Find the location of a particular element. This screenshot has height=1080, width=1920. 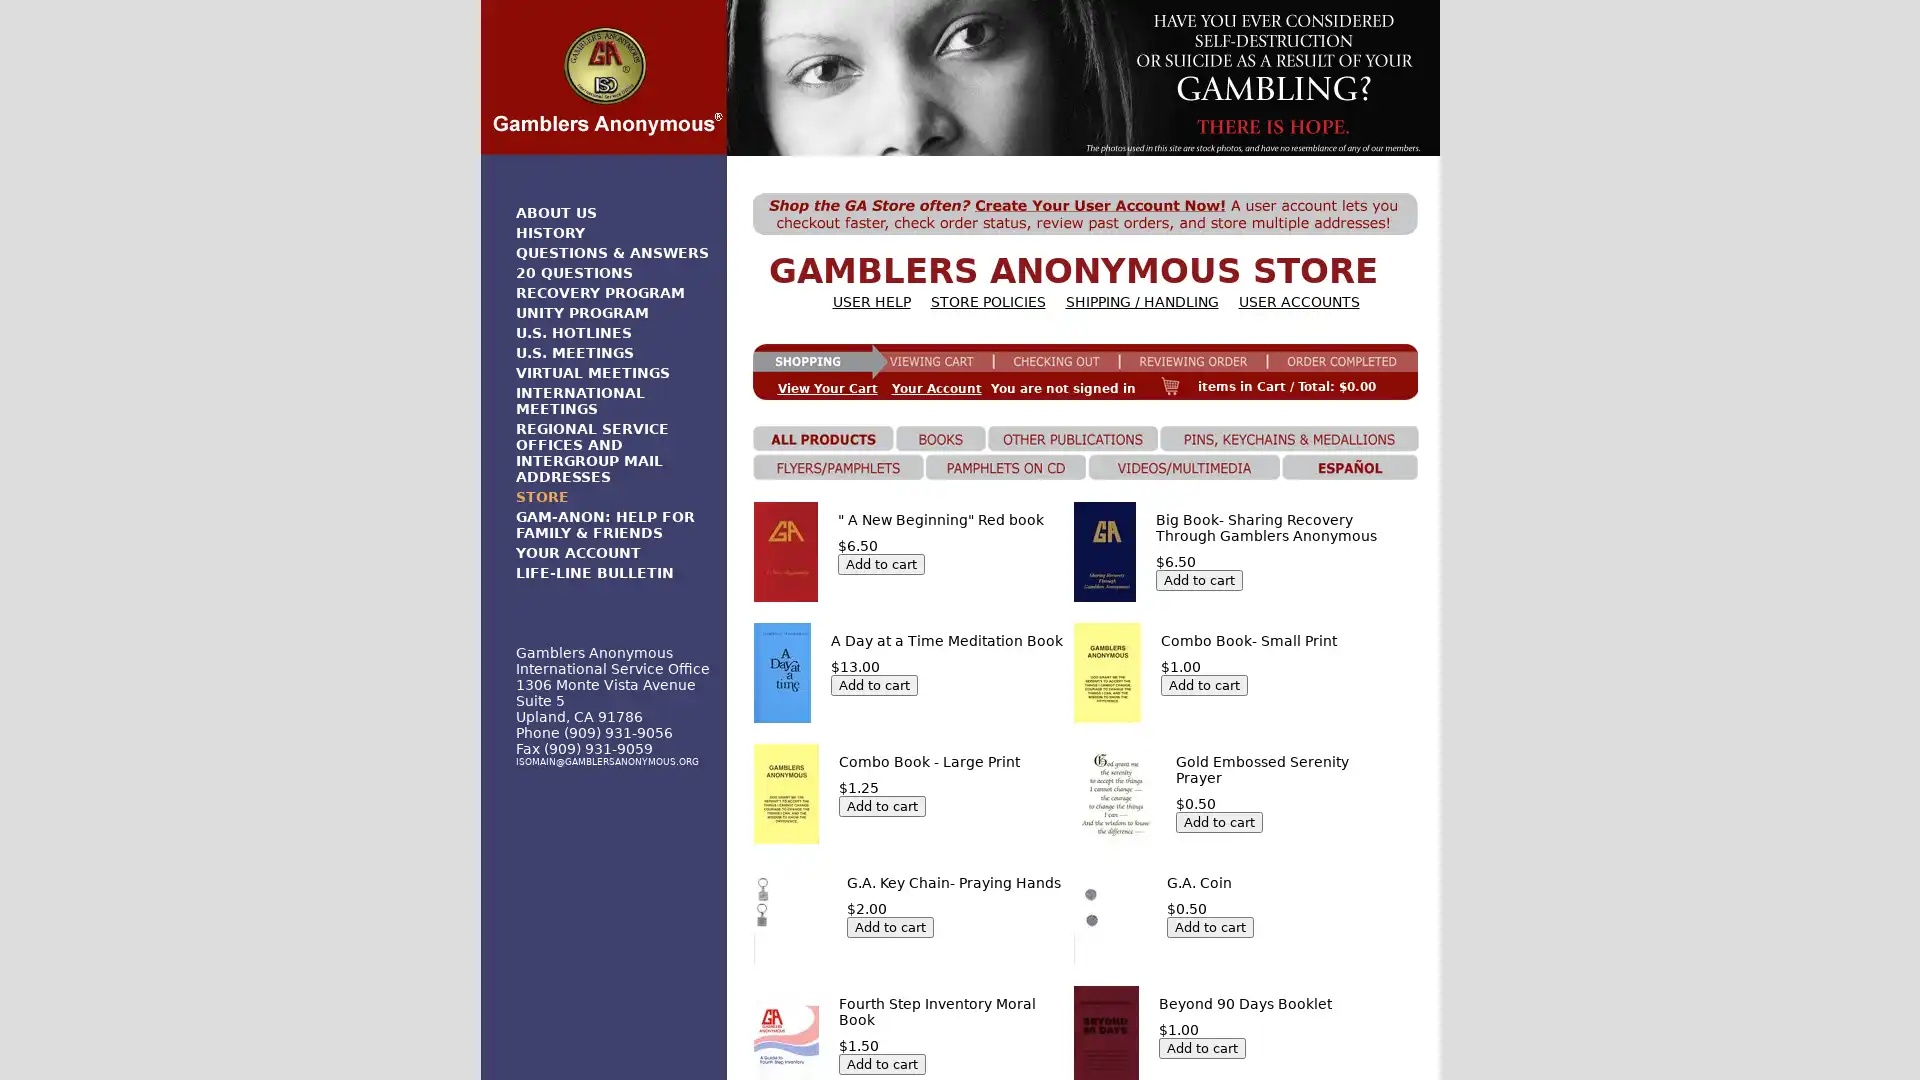

Add to cart is located at coordinates (880, 1062).